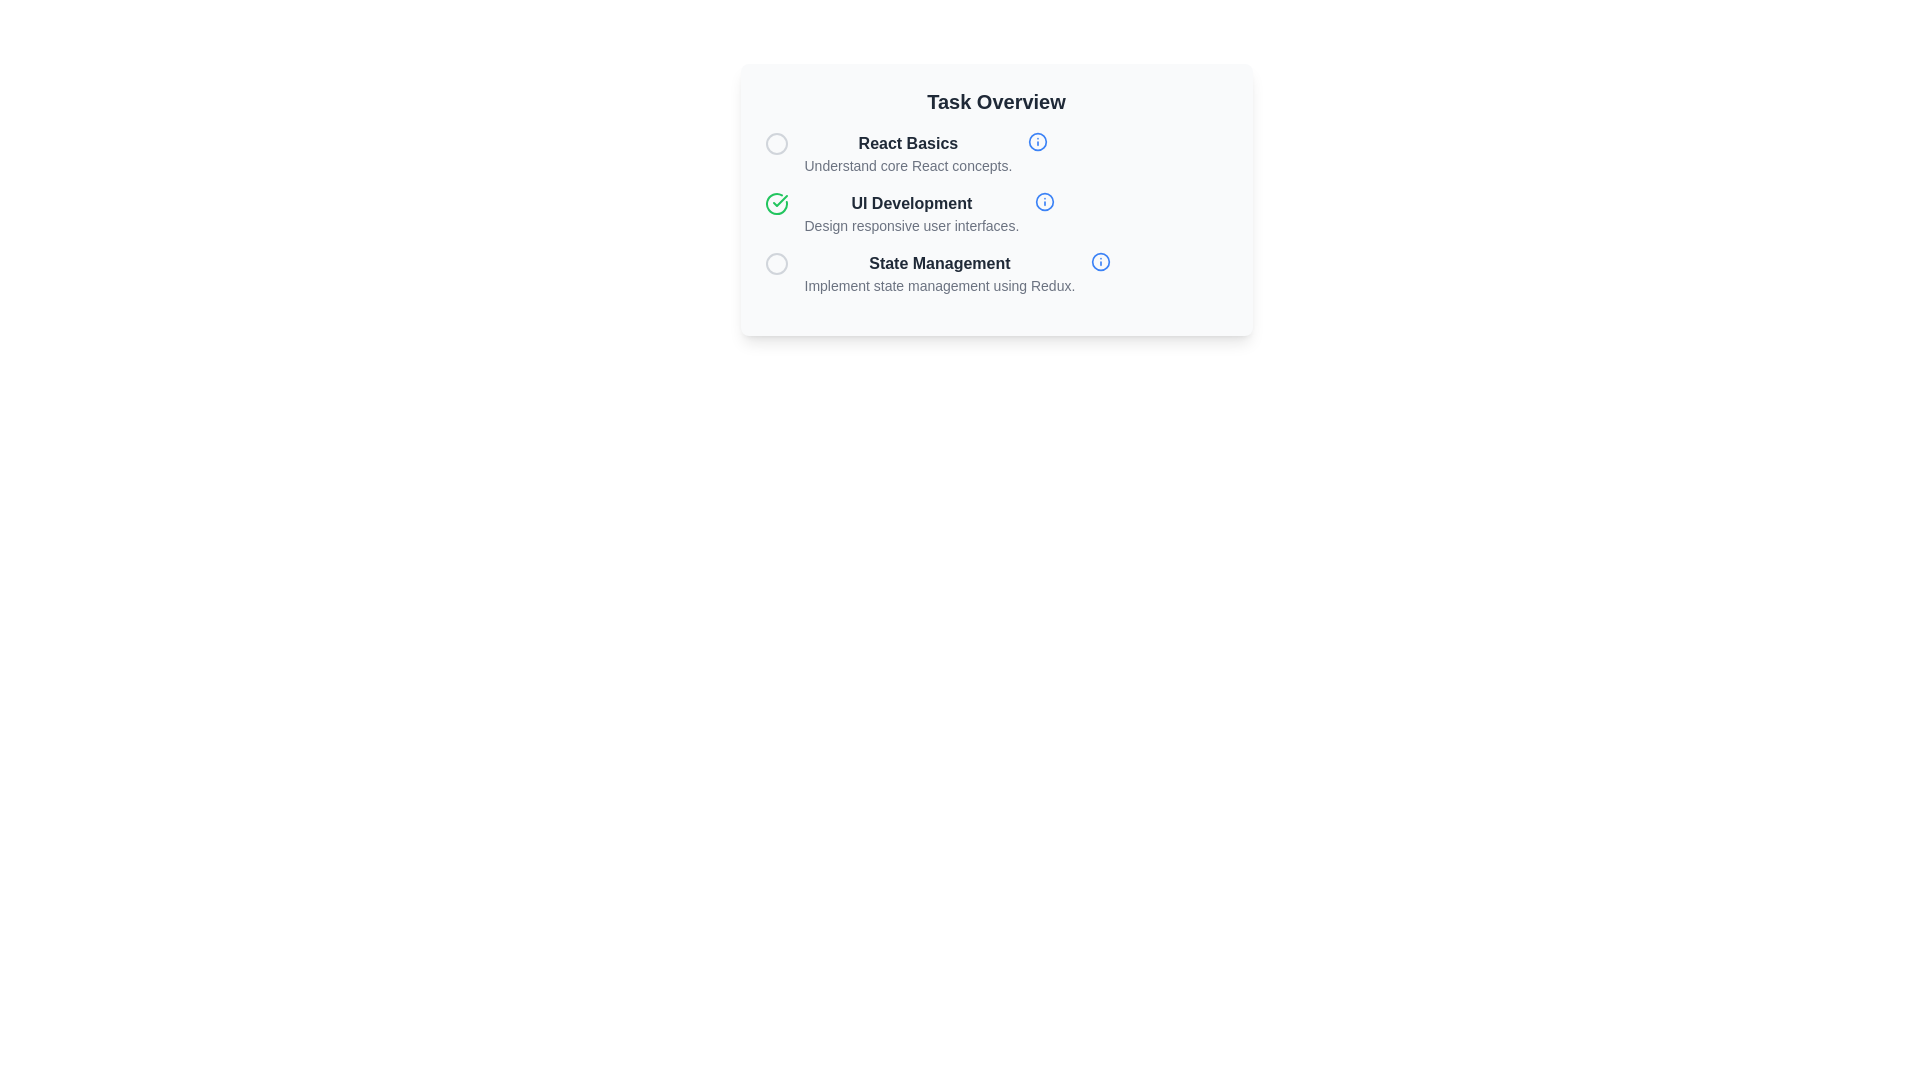 This screenshot has height=1080, width=1920. Describe the element at coordinates (907, 153) in the screenshot. I see `the label with the heading 'React Basics' and its description 'Understand core React concepts.' located in the 'Task Overview' card` at that location.